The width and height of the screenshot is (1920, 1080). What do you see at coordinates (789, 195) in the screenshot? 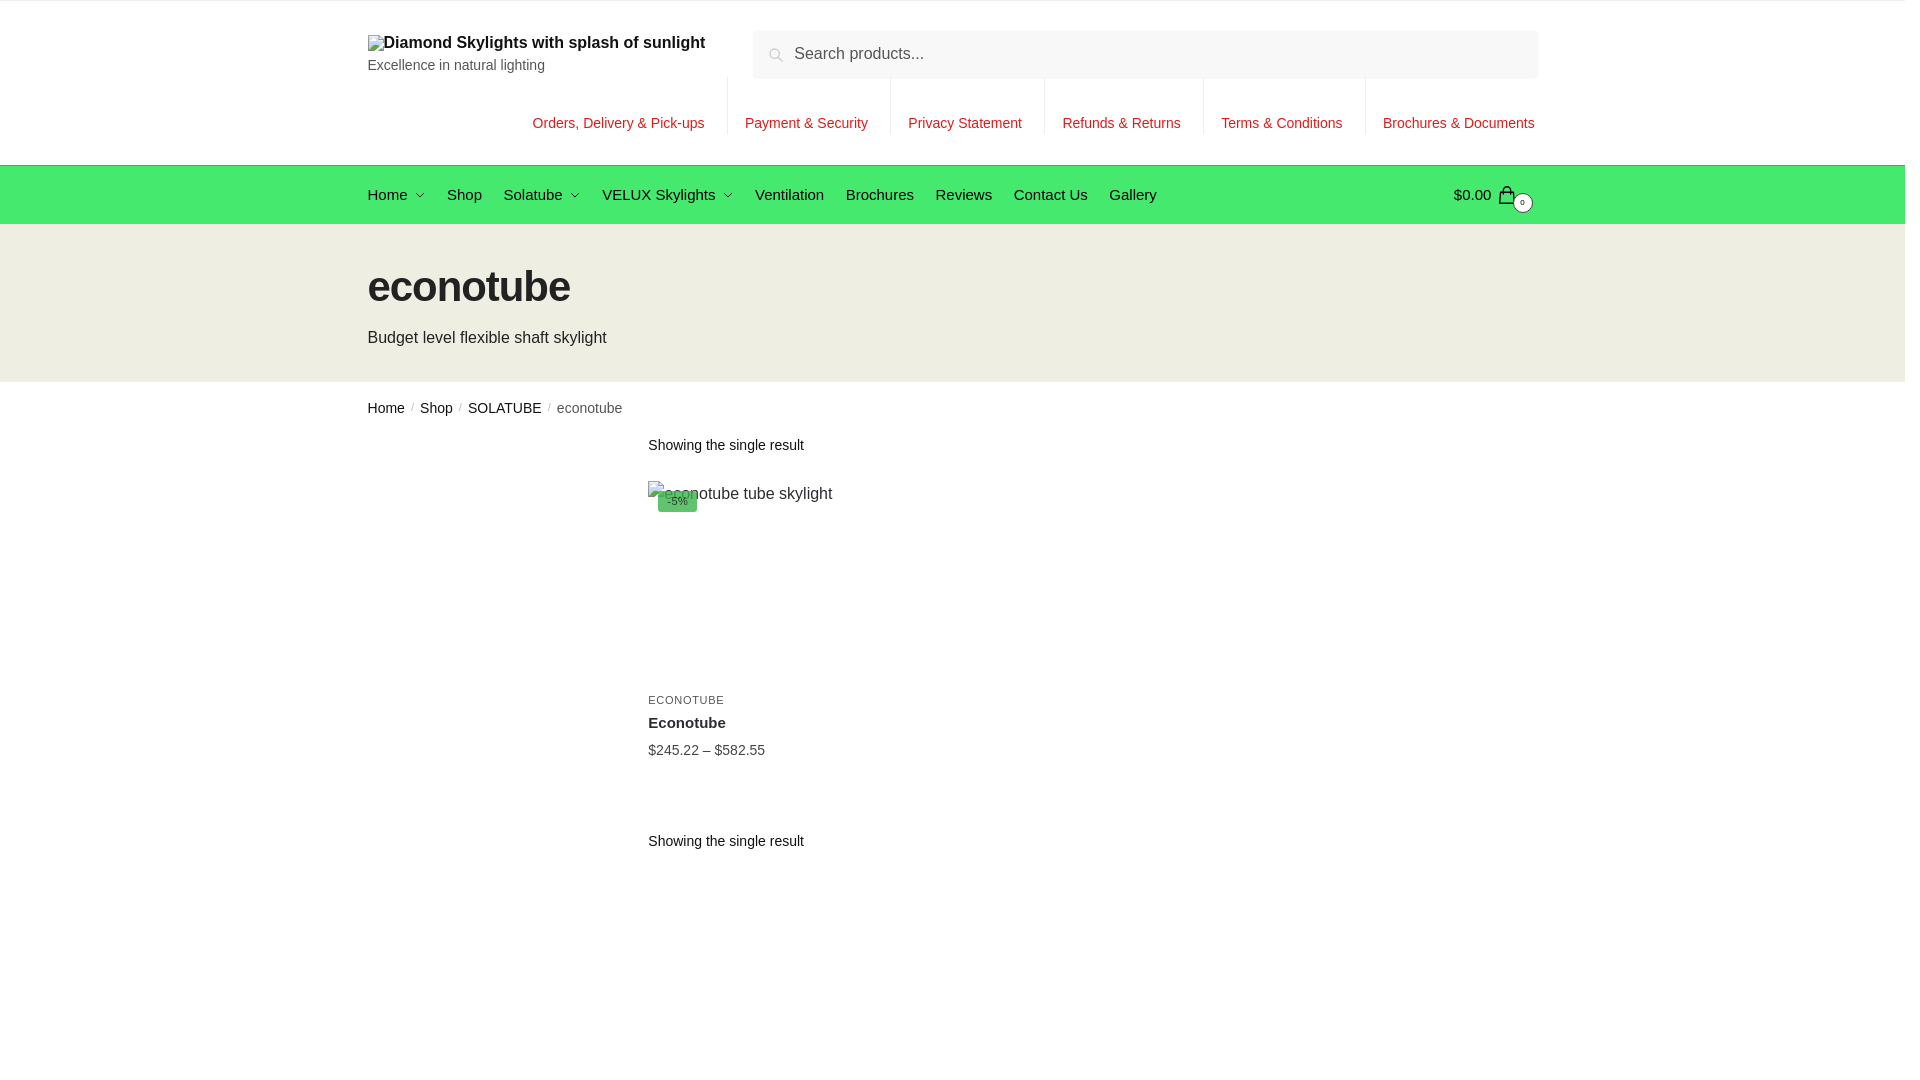
I see `'Ventilation'` at bounding box center [789, 195].